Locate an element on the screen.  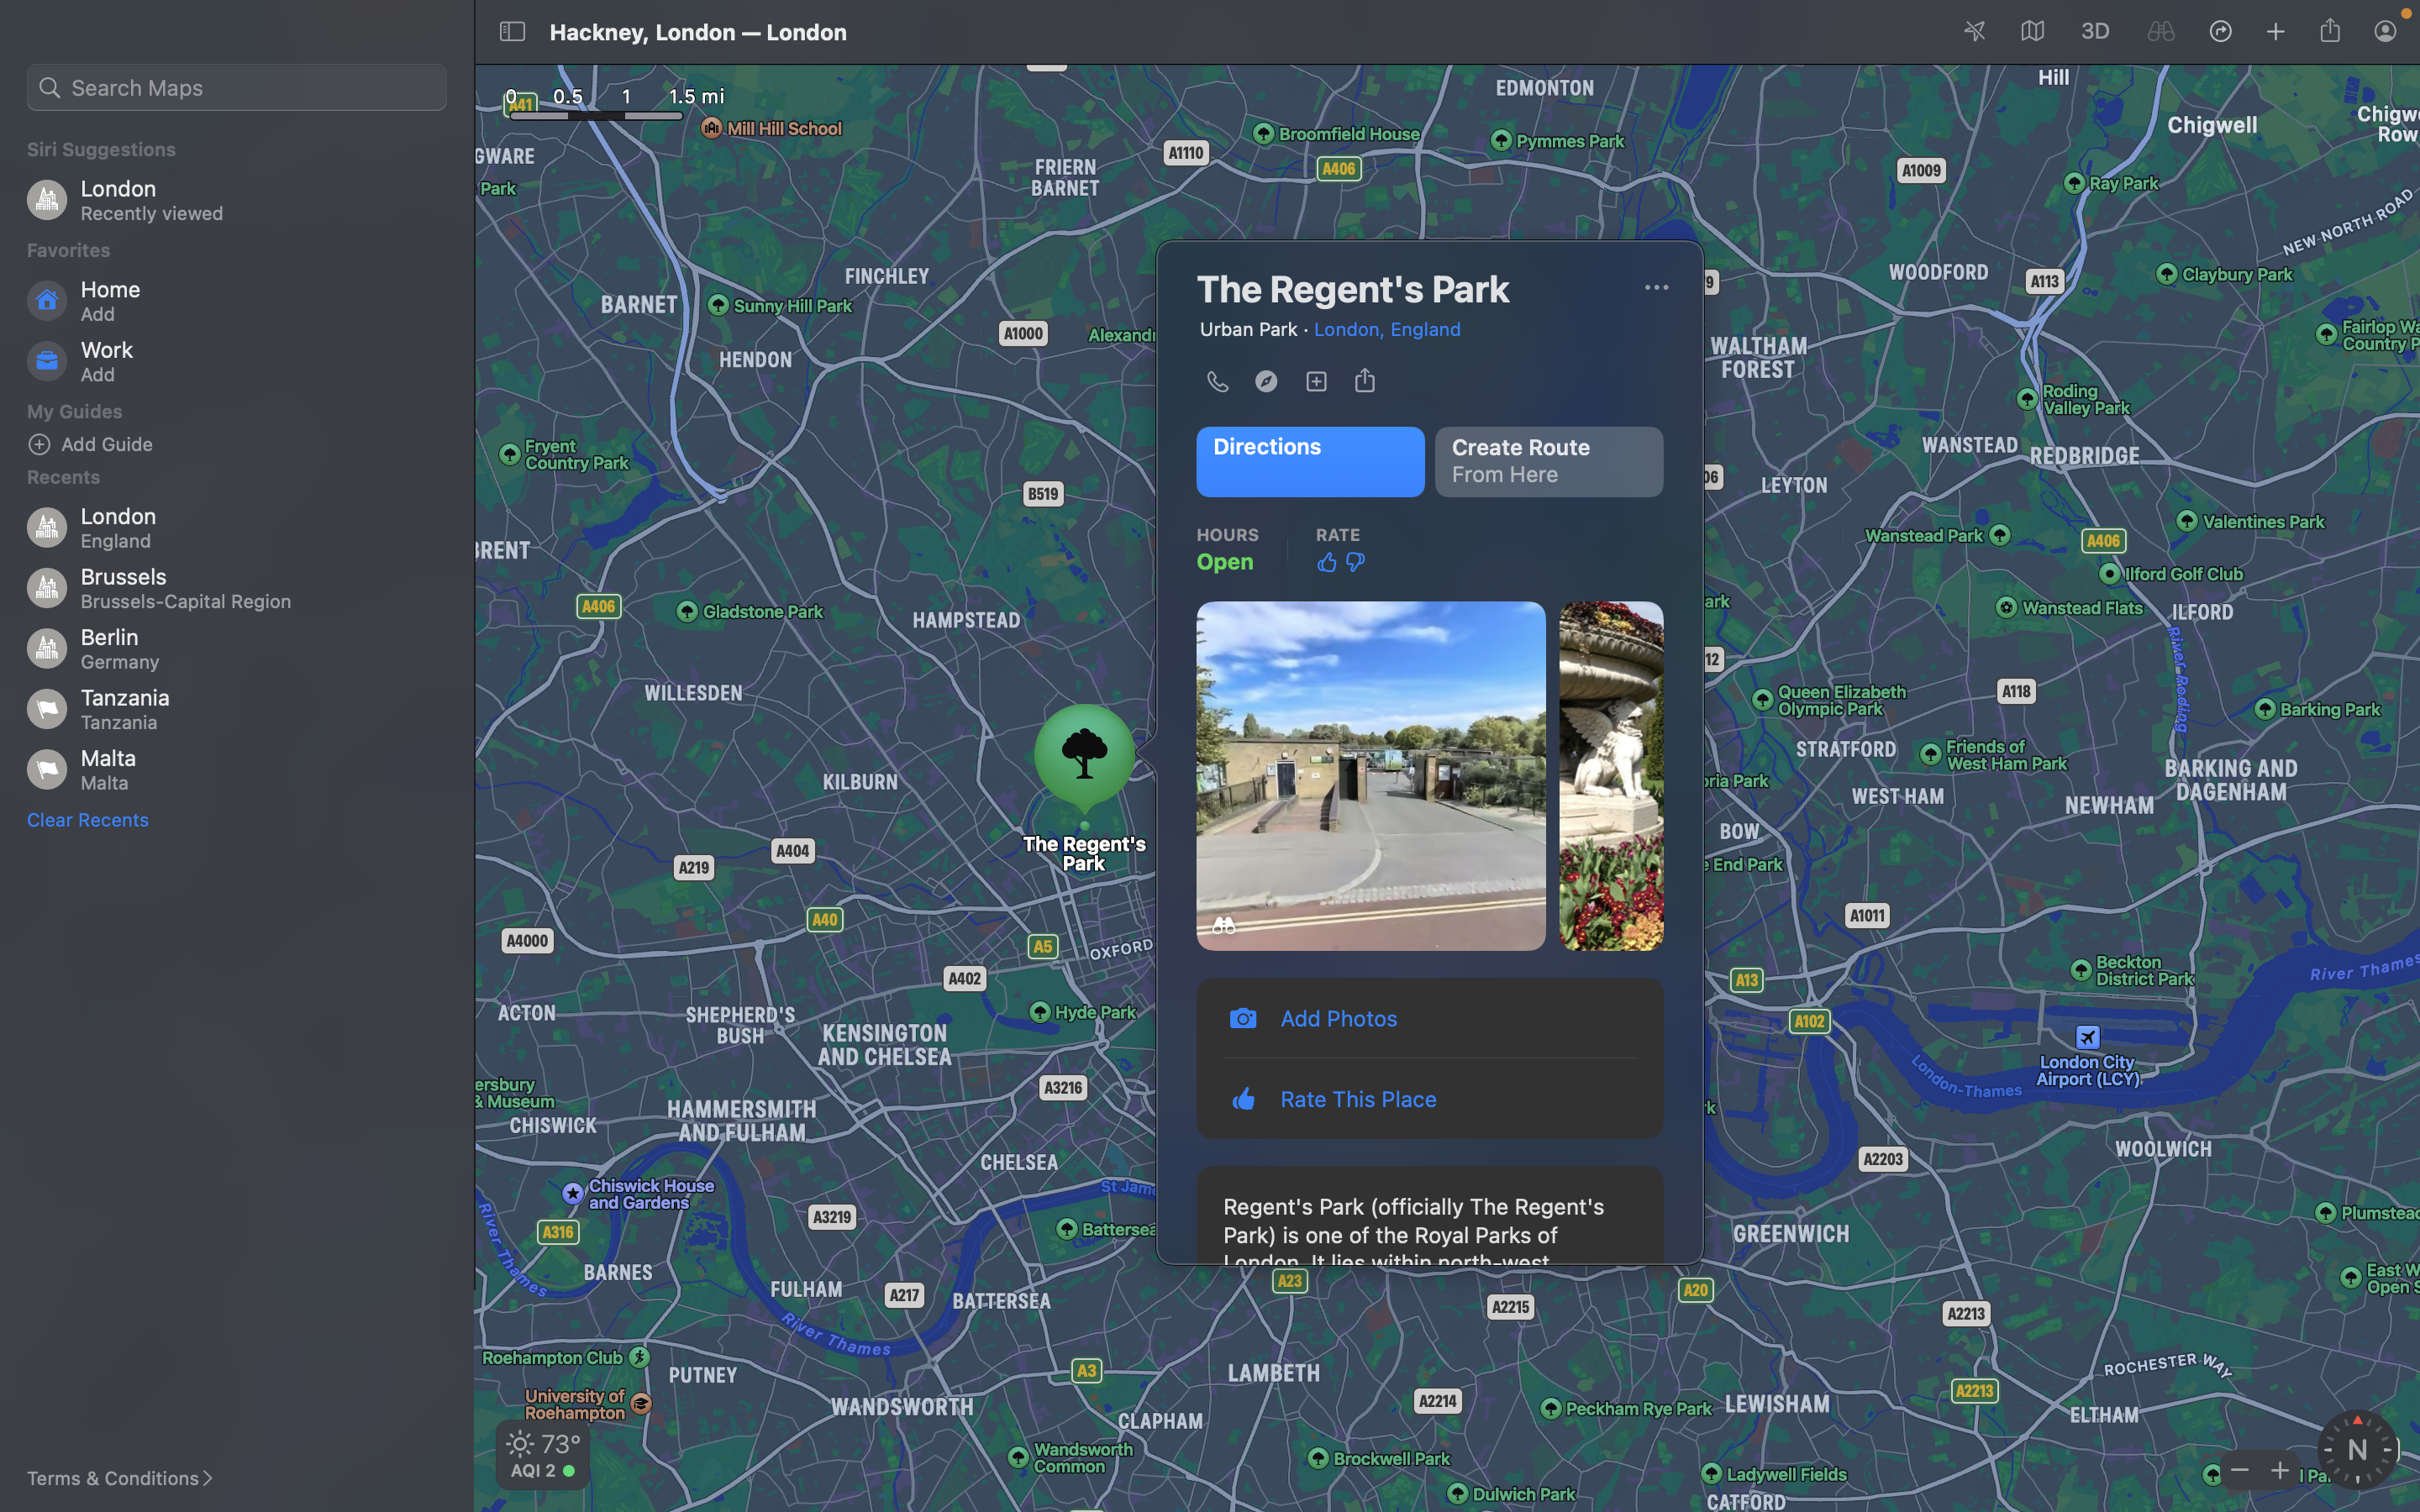
a call by selecting from the top right options is located at coordinates (1655, 287).